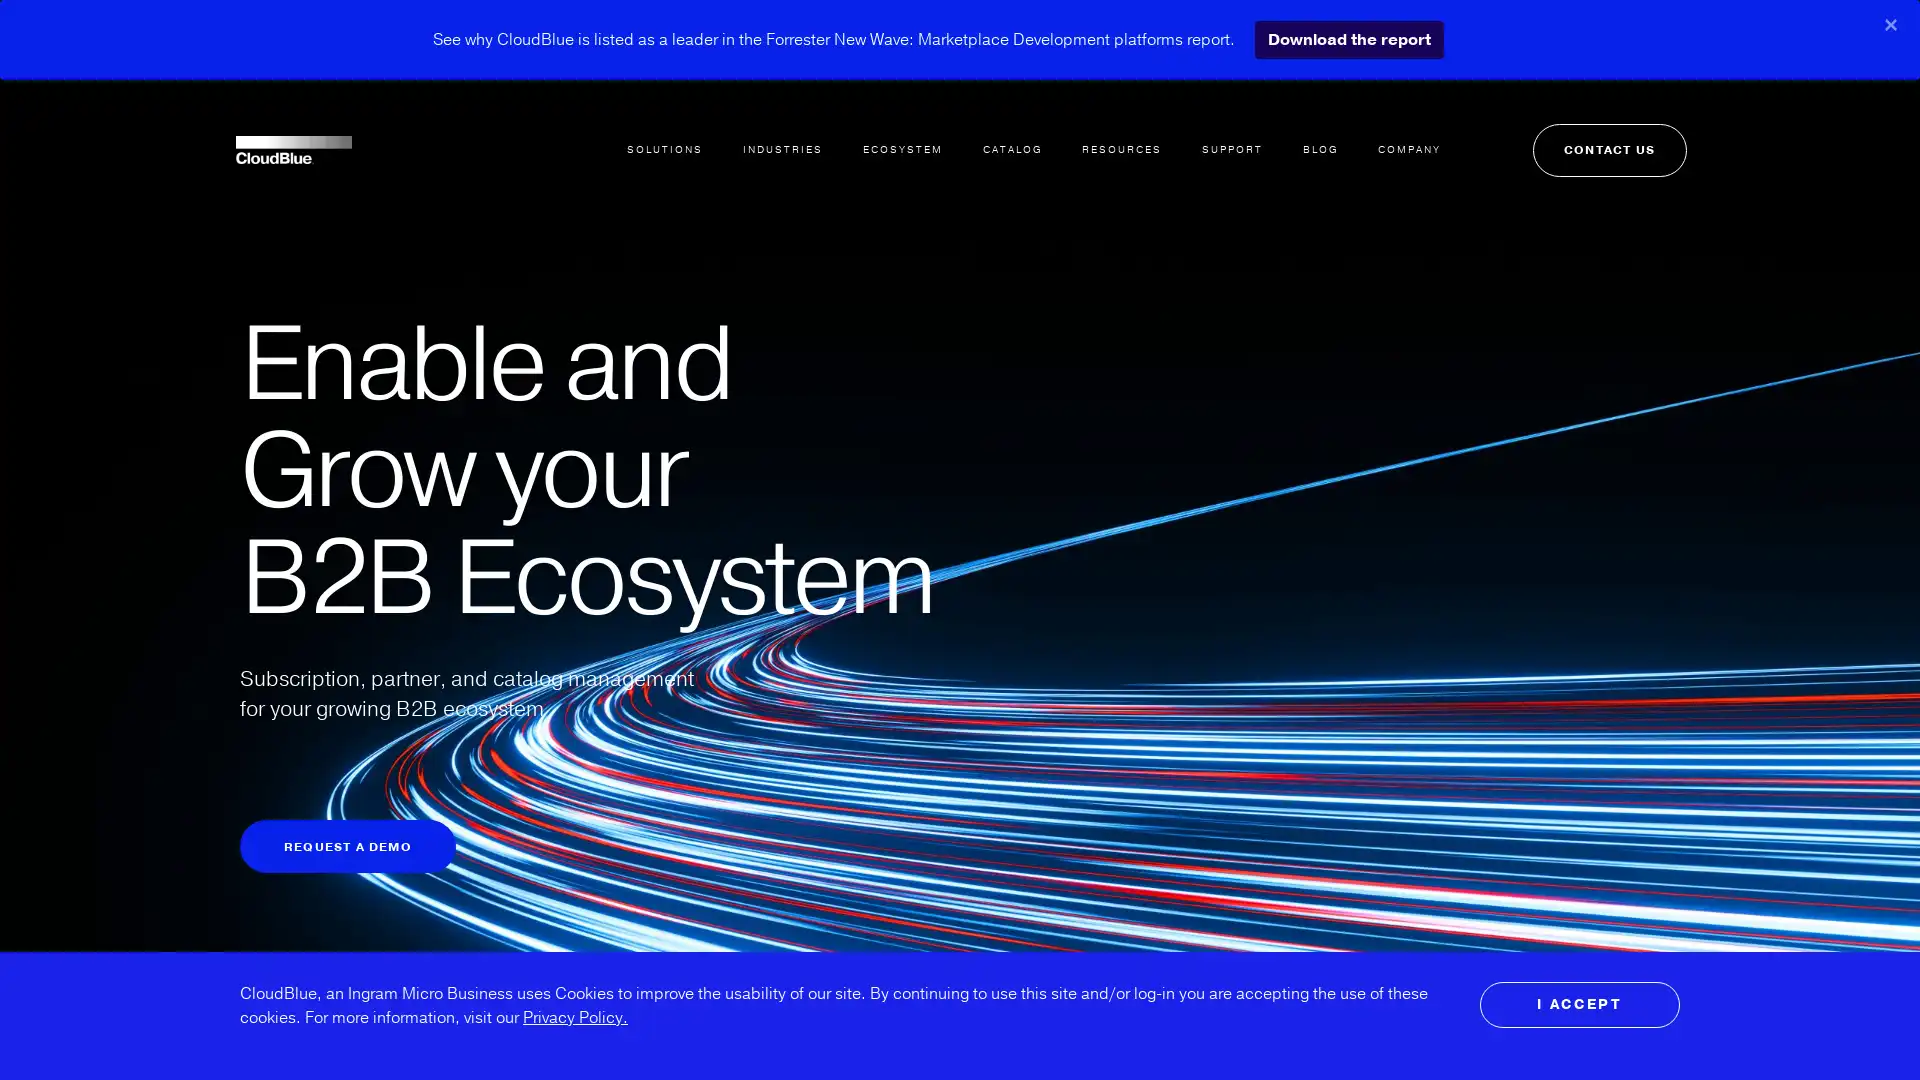 This screenshot has height=1080, width=1920. I want to click on Close, so click(1890, 24).